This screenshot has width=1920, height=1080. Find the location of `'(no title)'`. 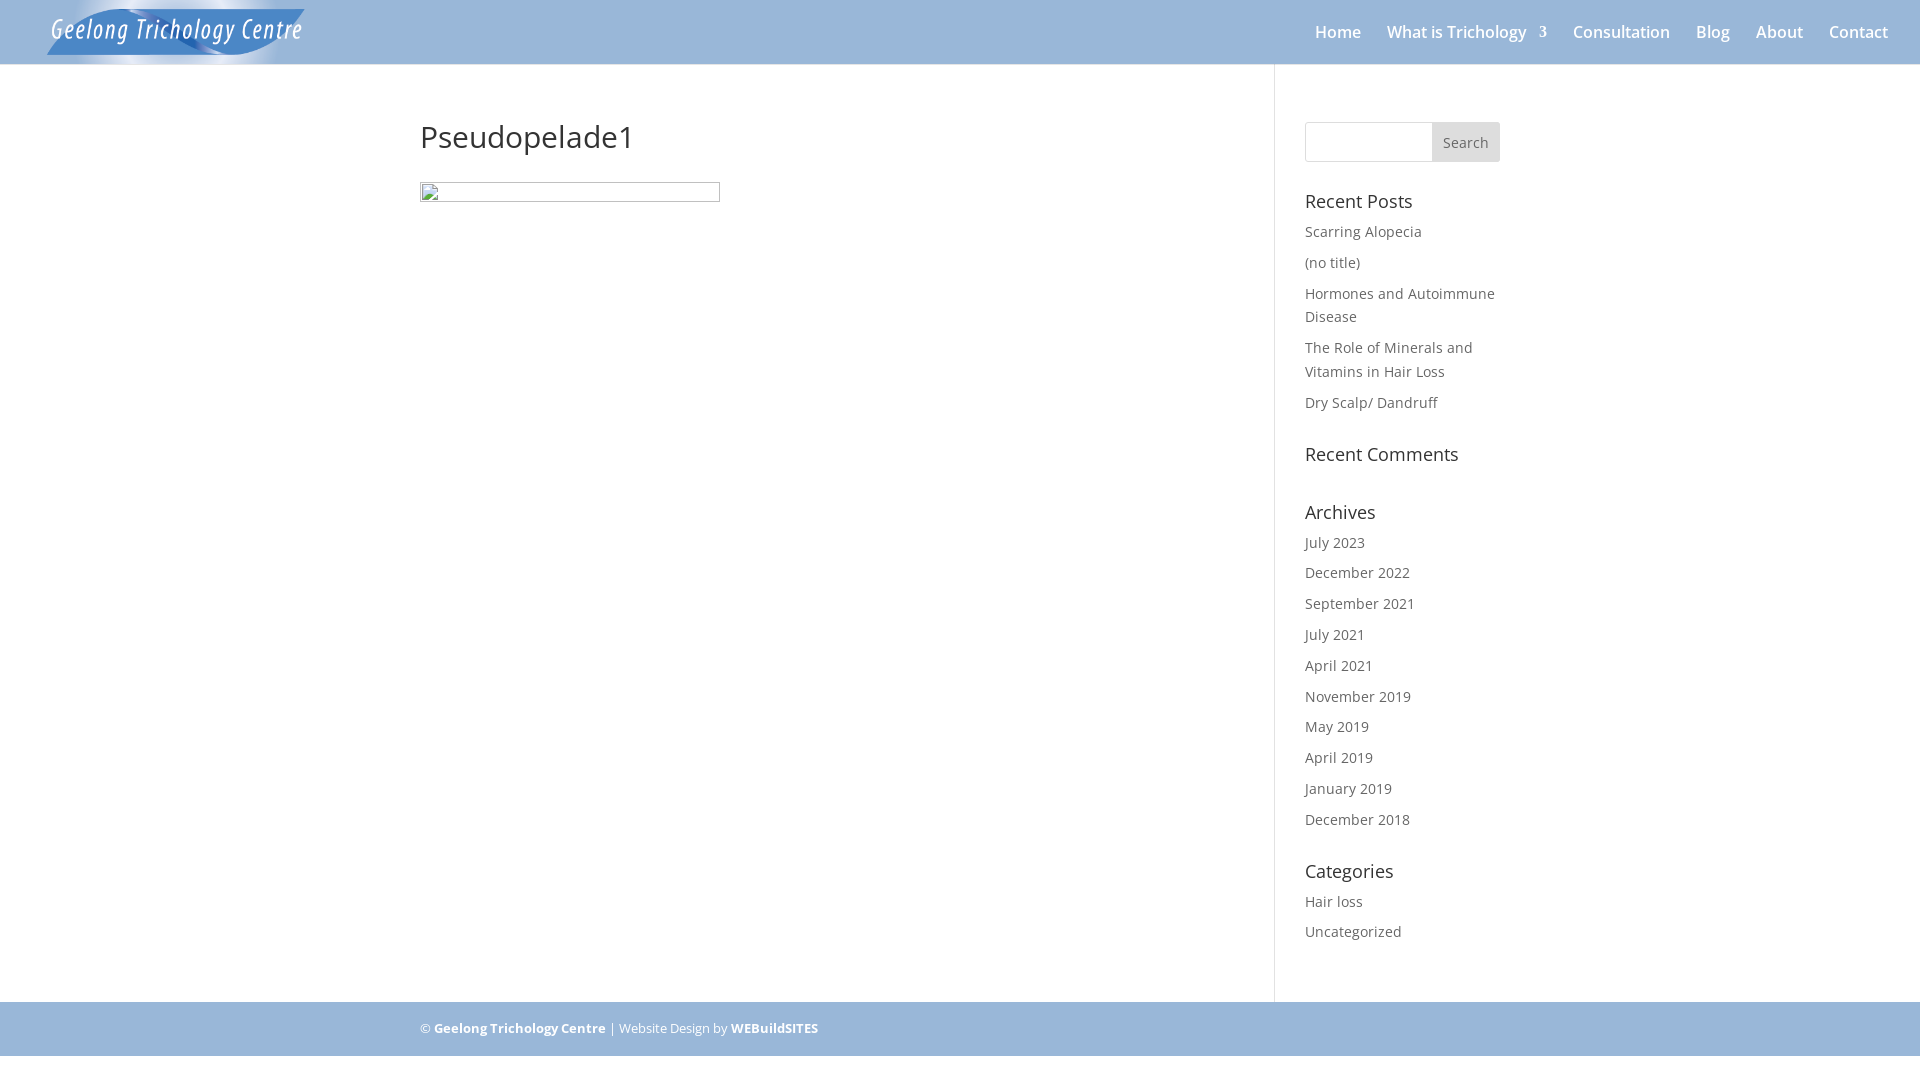

'(no title)' is located at coordinates (1332, 261).